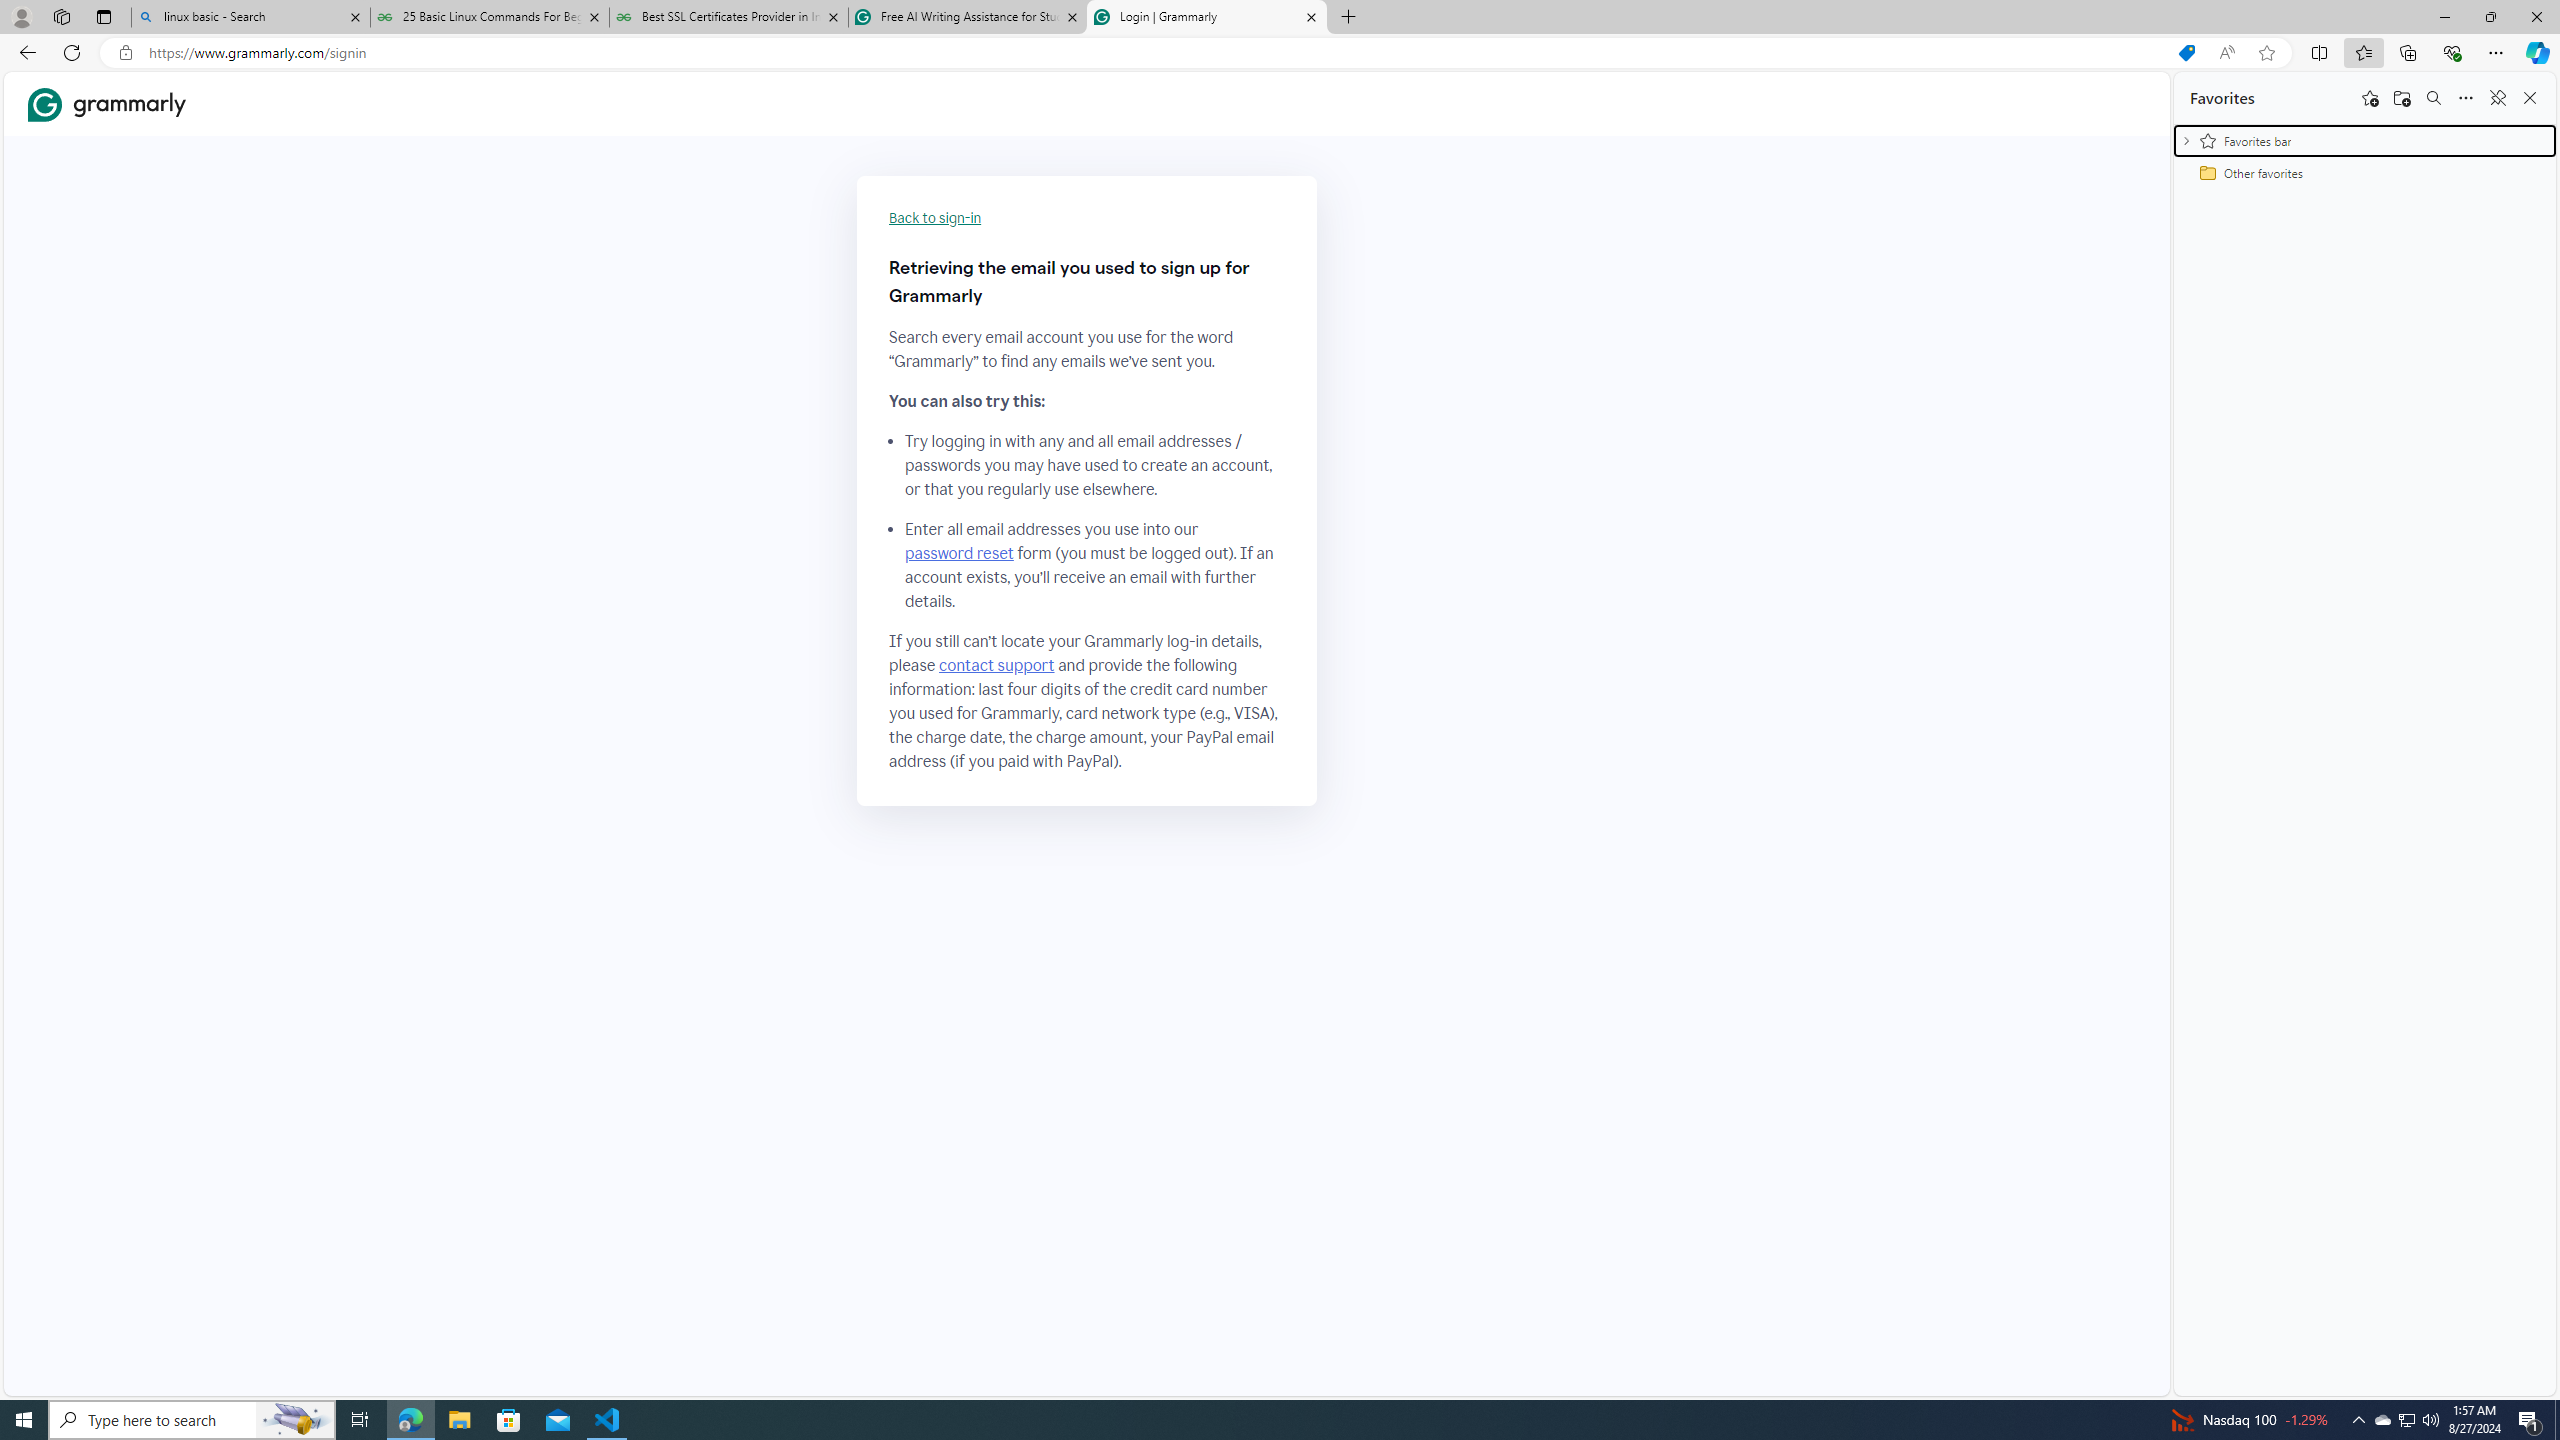 The image size is (2560, 1440). Describe the element at coordinates (488, 16) in the screenshot. I see `'25 Basic Linux Commands For Beginners - GeeksforGeeks'` at that location.